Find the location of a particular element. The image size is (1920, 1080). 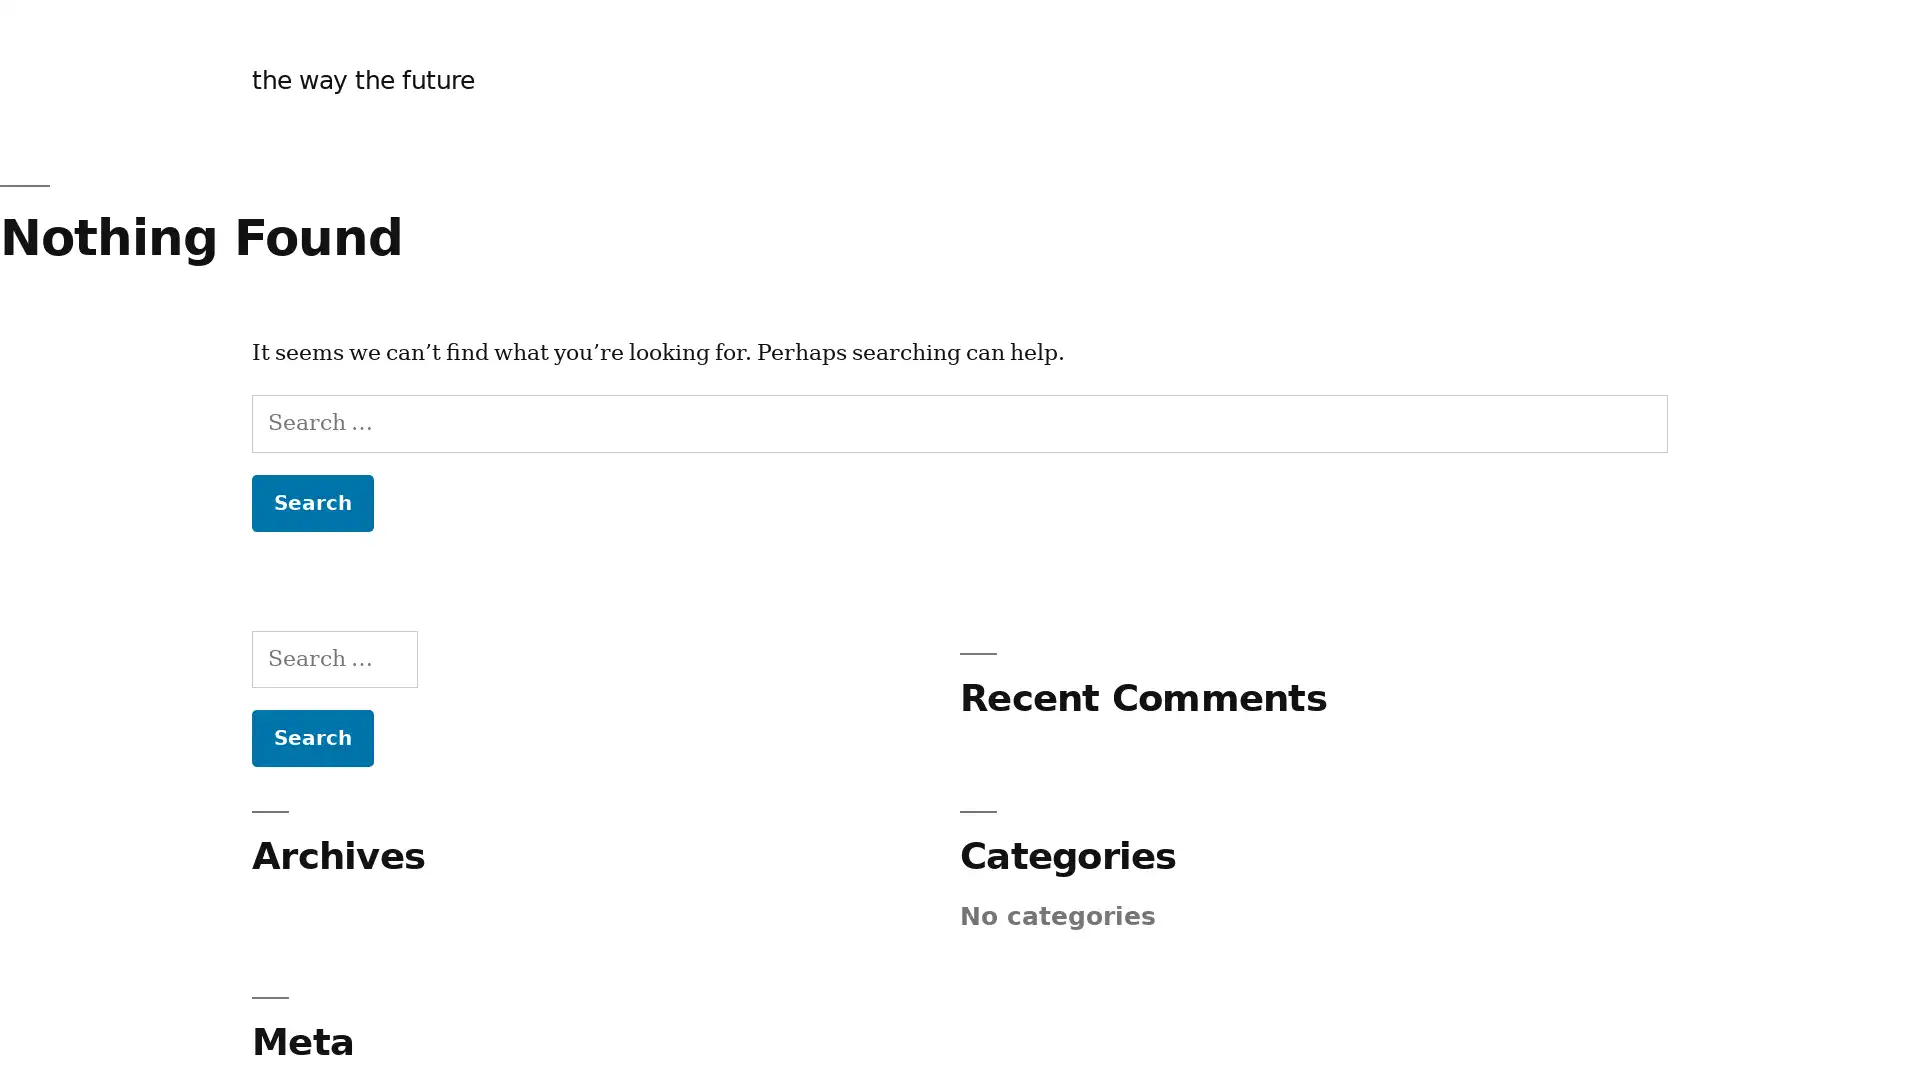

Search is located at coordinates (311, 738).